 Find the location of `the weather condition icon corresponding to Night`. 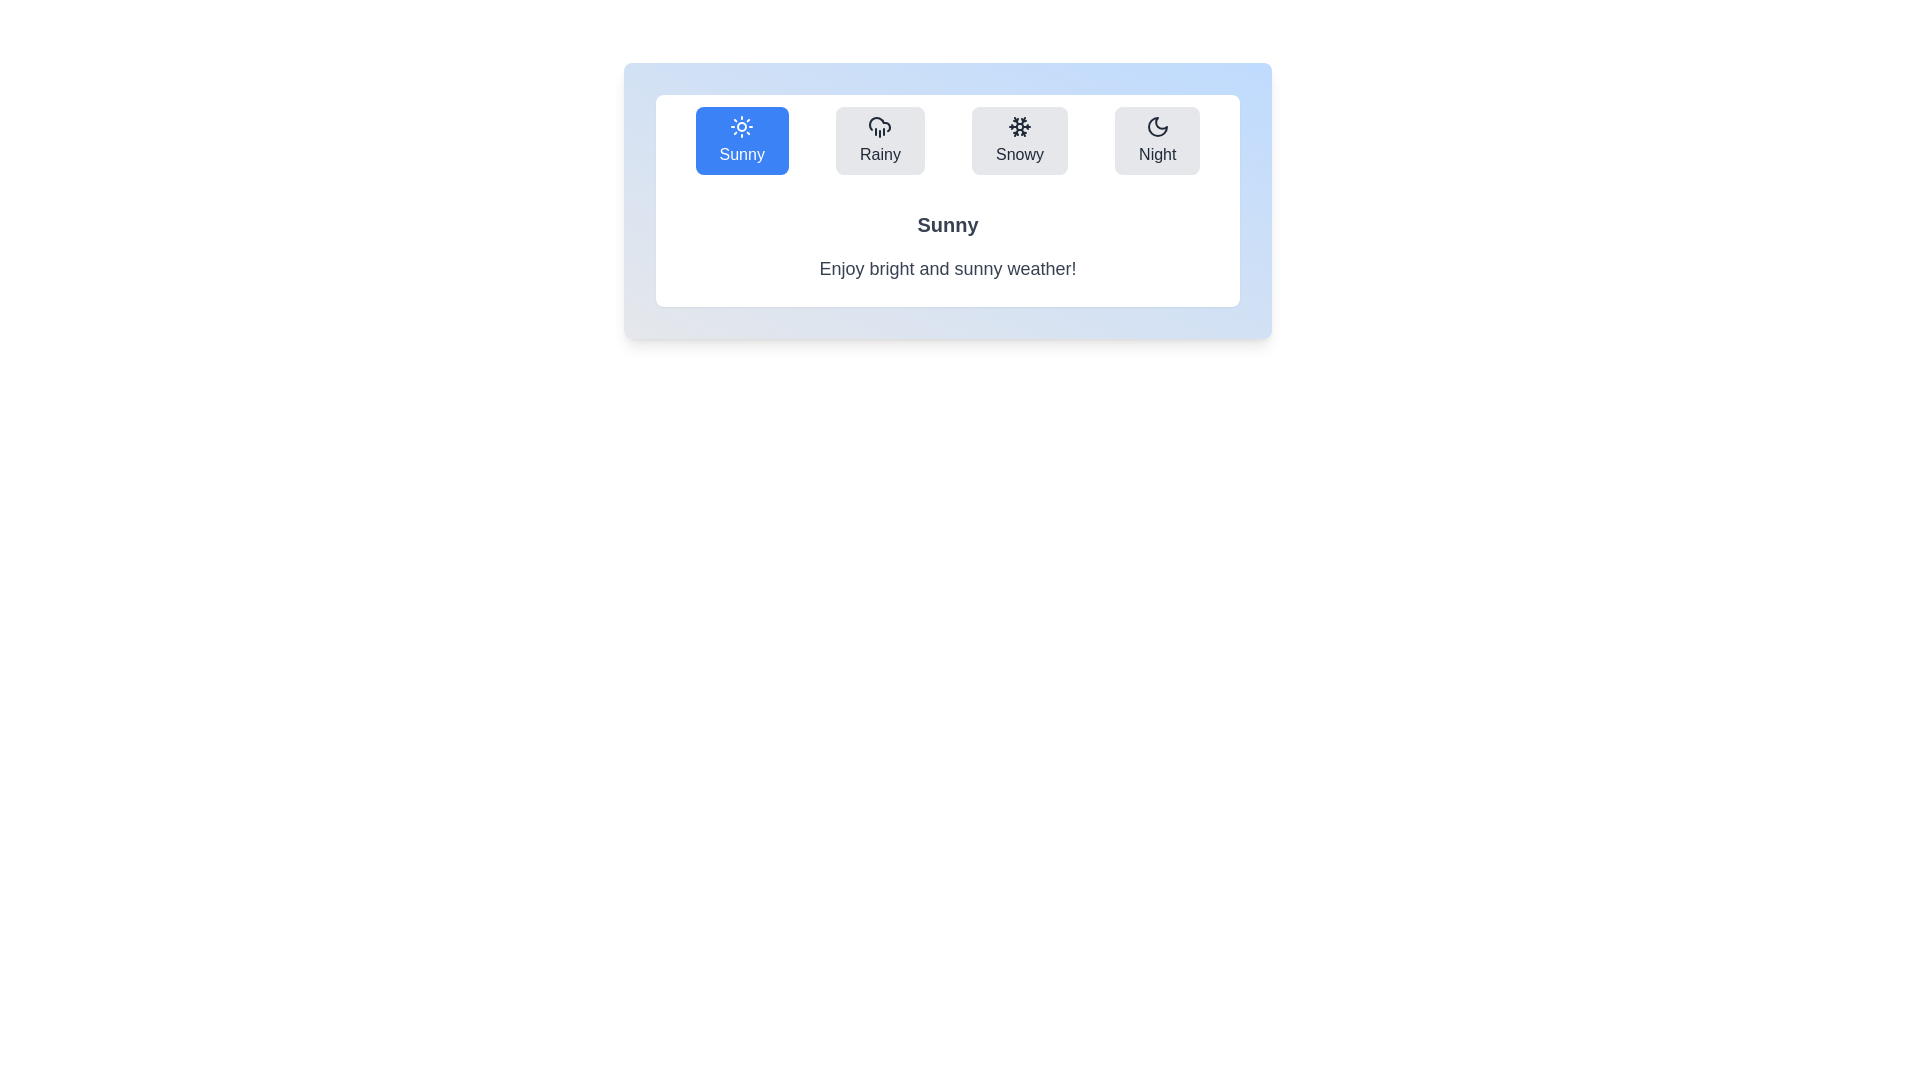

the weather condition icon corresponding to Night is located at coordinates (1157, 140).